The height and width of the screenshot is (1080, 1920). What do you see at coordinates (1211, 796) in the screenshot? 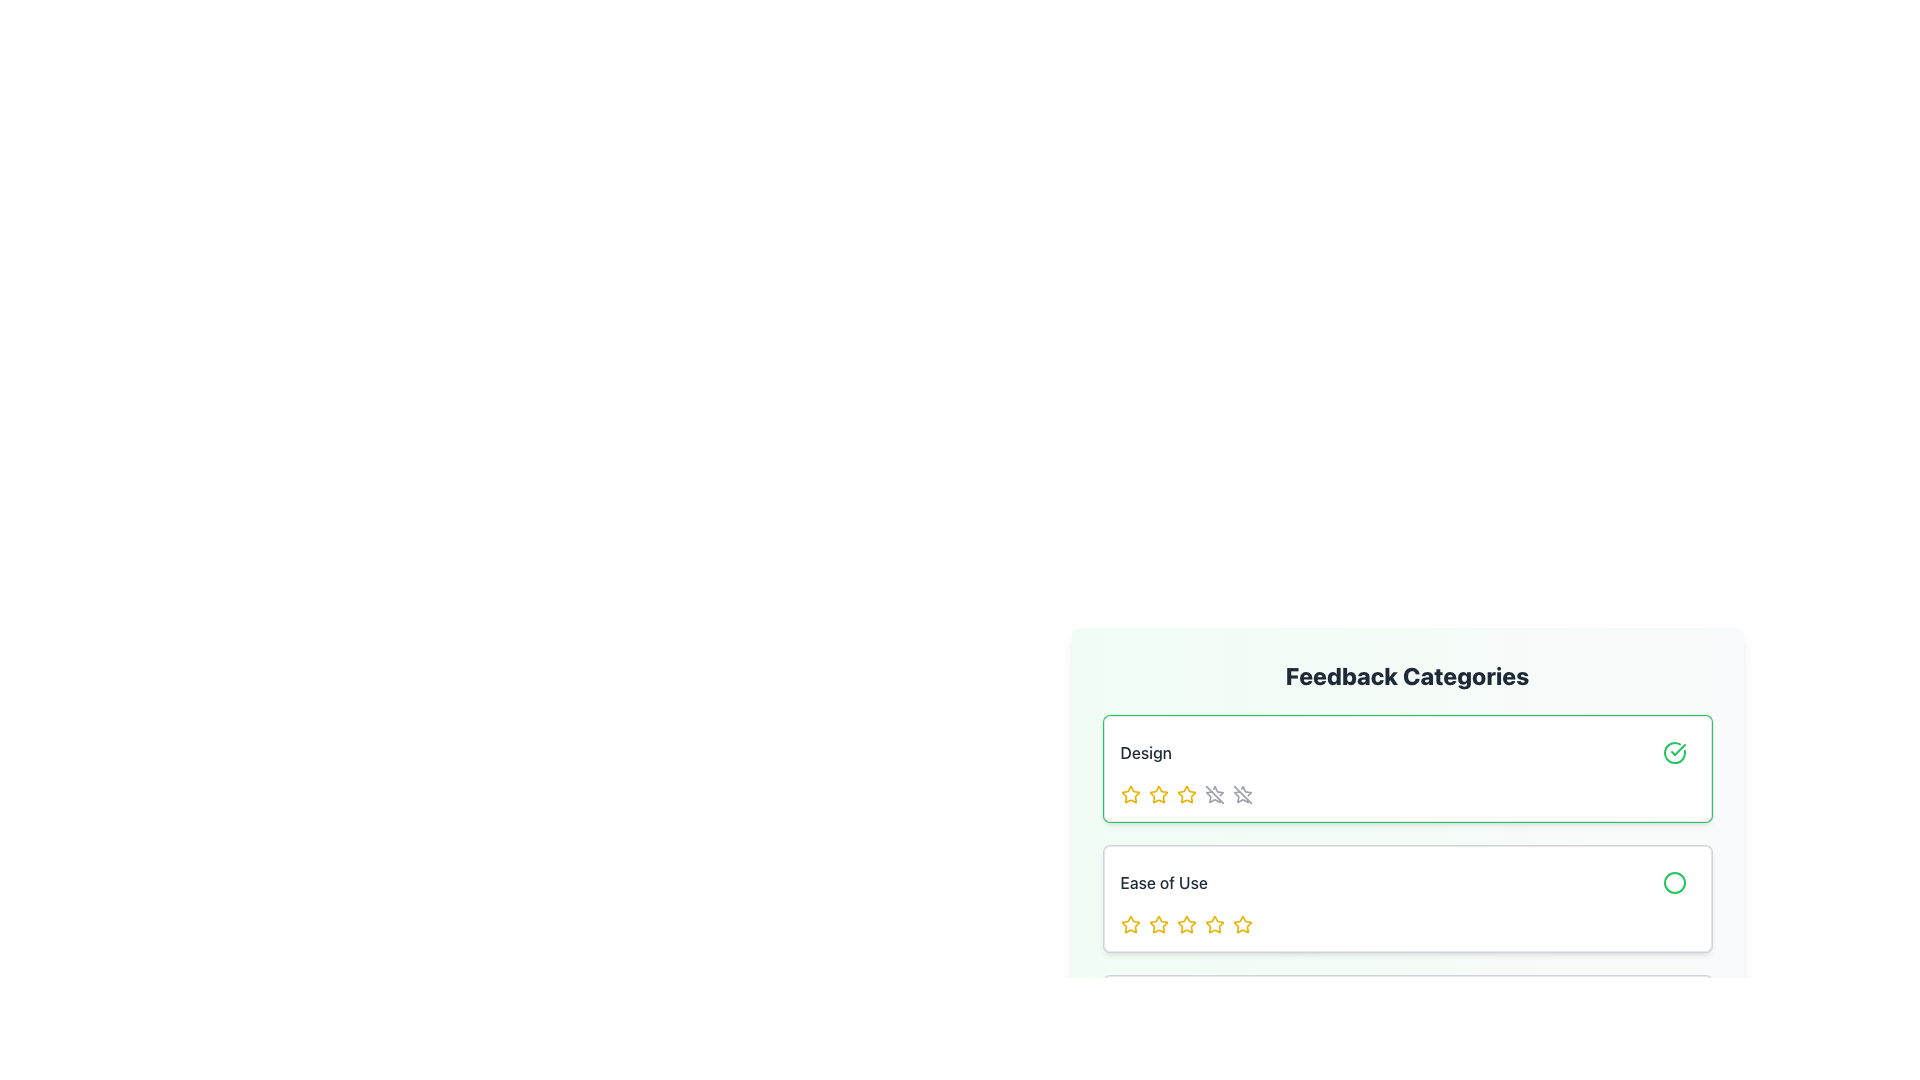
I see `the second star icon in the rating group for the 'Design' feedback category, which serves a decorative role` at bounding box center [1211, 796].